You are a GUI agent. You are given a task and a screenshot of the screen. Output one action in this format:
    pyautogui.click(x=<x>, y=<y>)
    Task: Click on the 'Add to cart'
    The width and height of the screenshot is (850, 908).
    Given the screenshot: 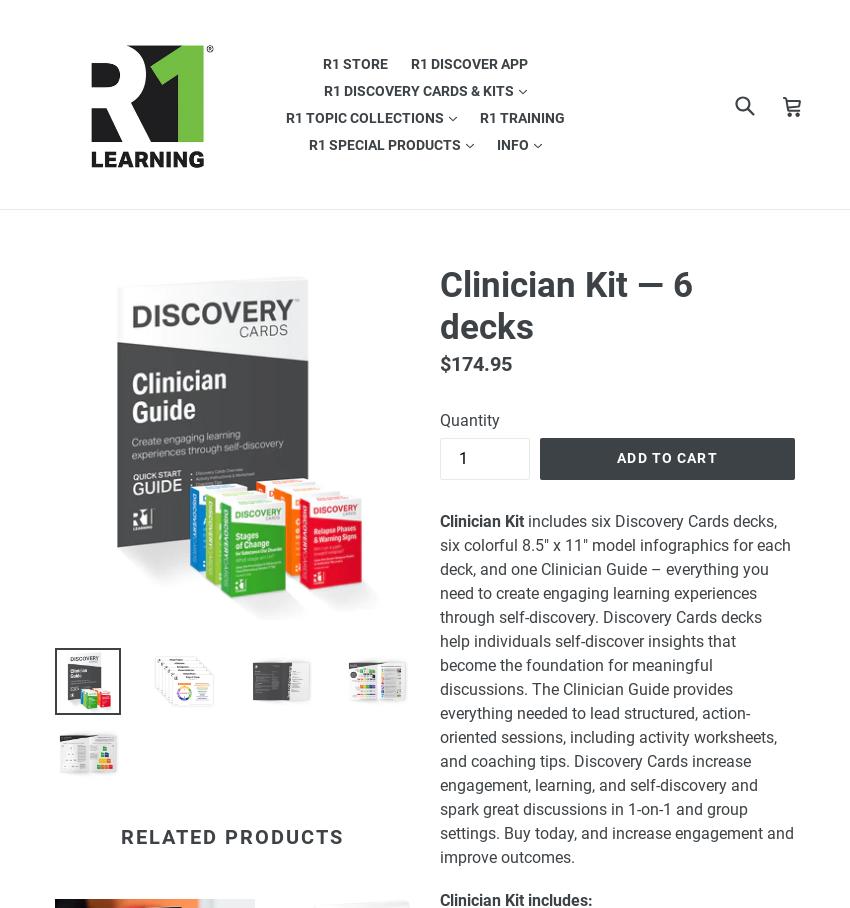 What is the action you would take?
    pyautogui.click(x=666, y=455)
    